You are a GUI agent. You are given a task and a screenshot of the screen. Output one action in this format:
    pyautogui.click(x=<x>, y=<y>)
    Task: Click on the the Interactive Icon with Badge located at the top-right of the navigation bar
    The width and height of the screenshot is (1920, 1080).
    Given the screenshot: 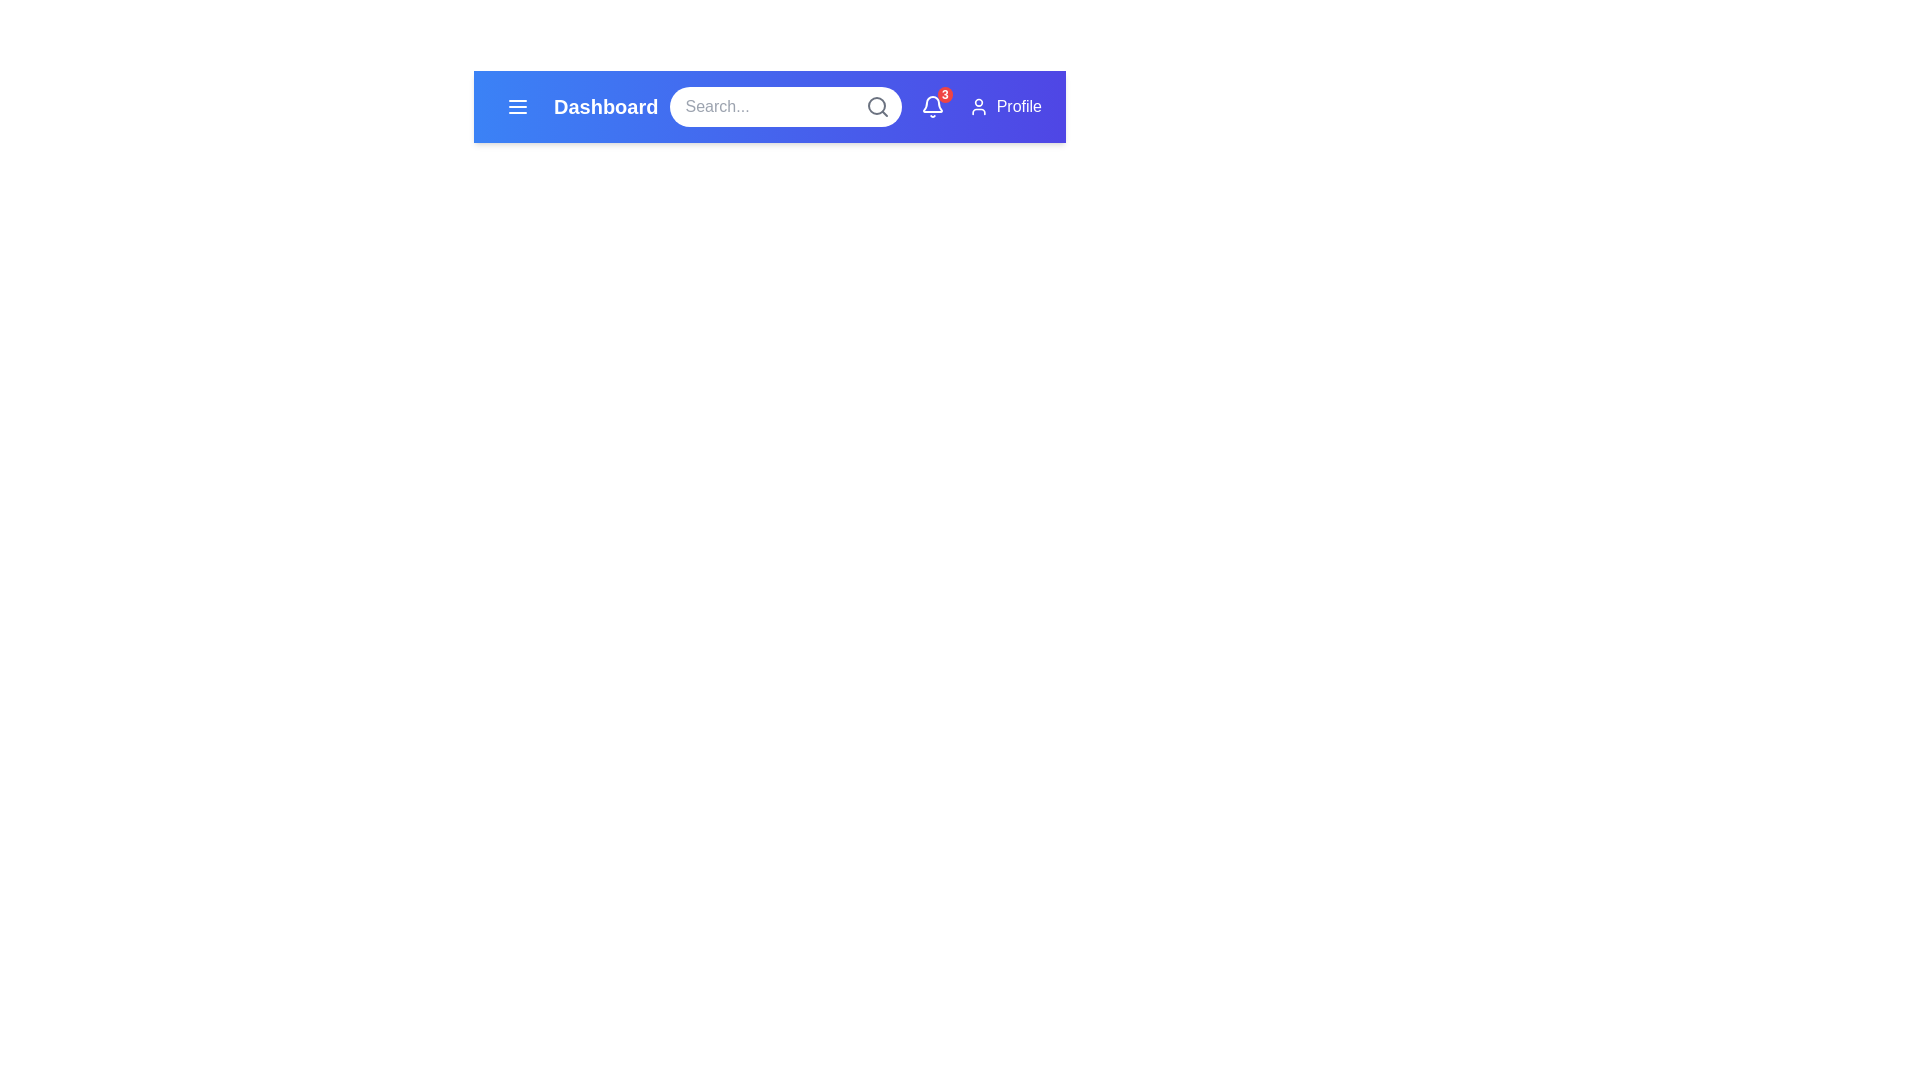 What is the action you would take?
    pyautogui.click(x=931, y=107)
    